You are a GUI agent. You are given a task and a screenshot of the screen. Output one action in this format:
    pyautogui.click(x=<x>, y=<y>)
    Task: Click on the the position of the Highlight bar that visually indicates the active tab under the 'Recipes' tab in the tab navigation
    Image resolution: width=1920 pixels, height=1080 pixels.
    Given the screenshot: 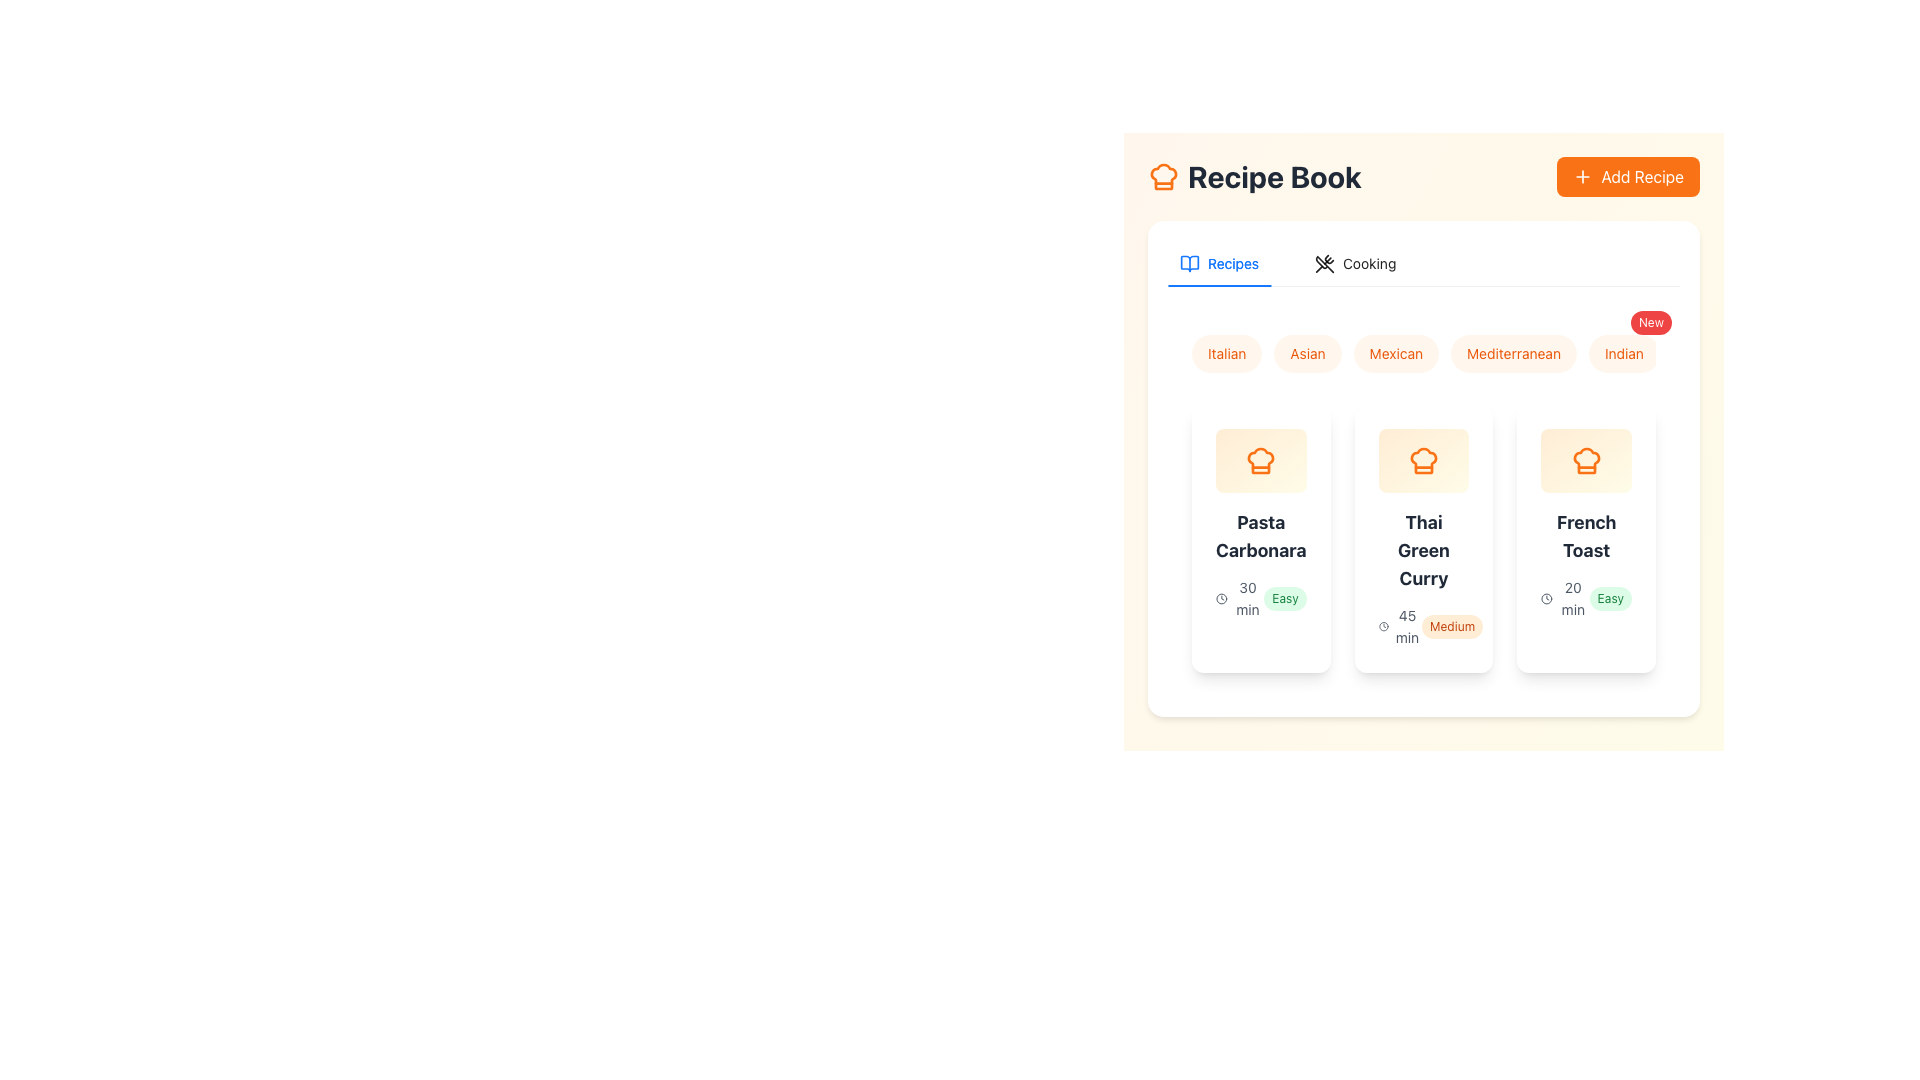 What is the action you would take?
    pyautogui.click(x=1218, y=285)
    